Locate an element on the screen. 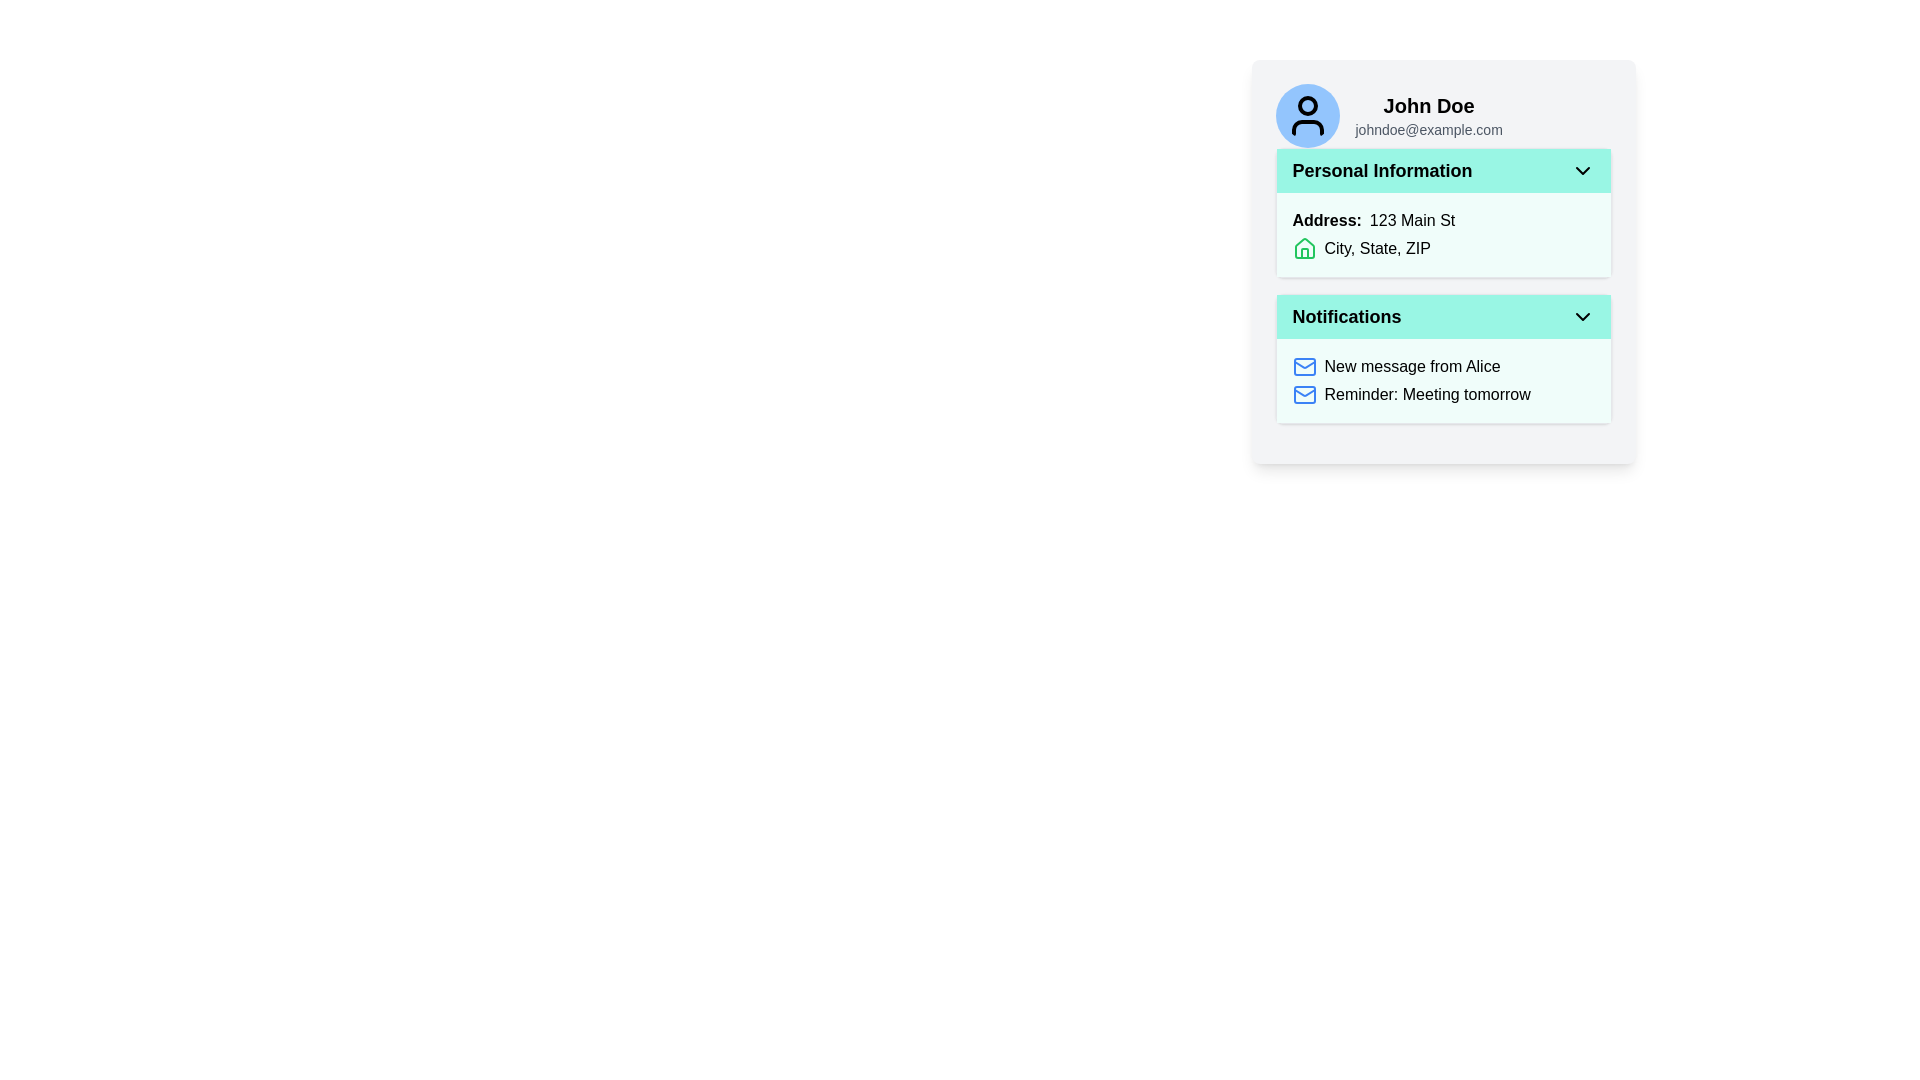 The width and height of the screenshot is (1920, 1080). the new message icon located to the left of the text 'New message from Alice' within the notification card under the 'Notifications' section of the user profile panel to visualize the associated notification is located at coordinates (1304, 366).